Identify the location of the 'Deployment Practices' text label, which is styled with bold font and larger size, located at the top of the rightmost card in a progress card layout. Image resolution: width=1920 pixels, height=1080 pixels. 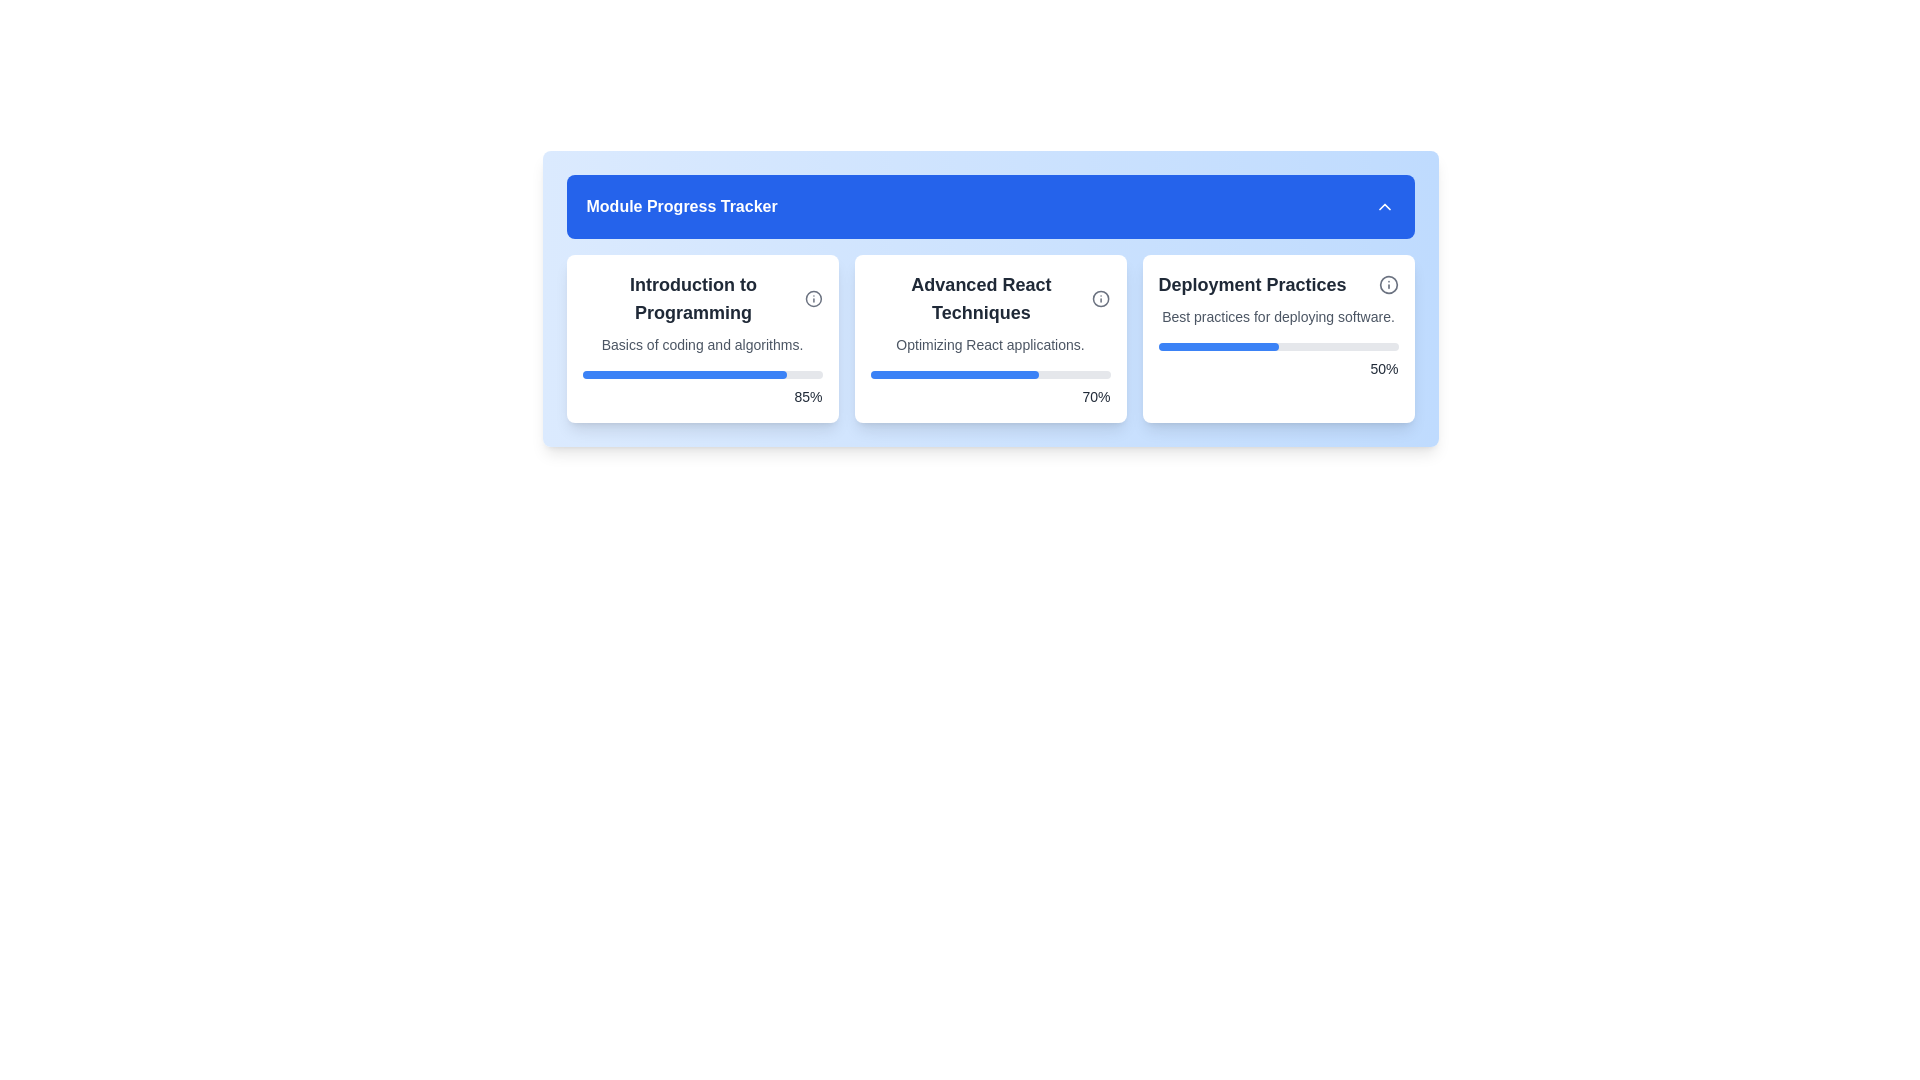
(1277, 285).